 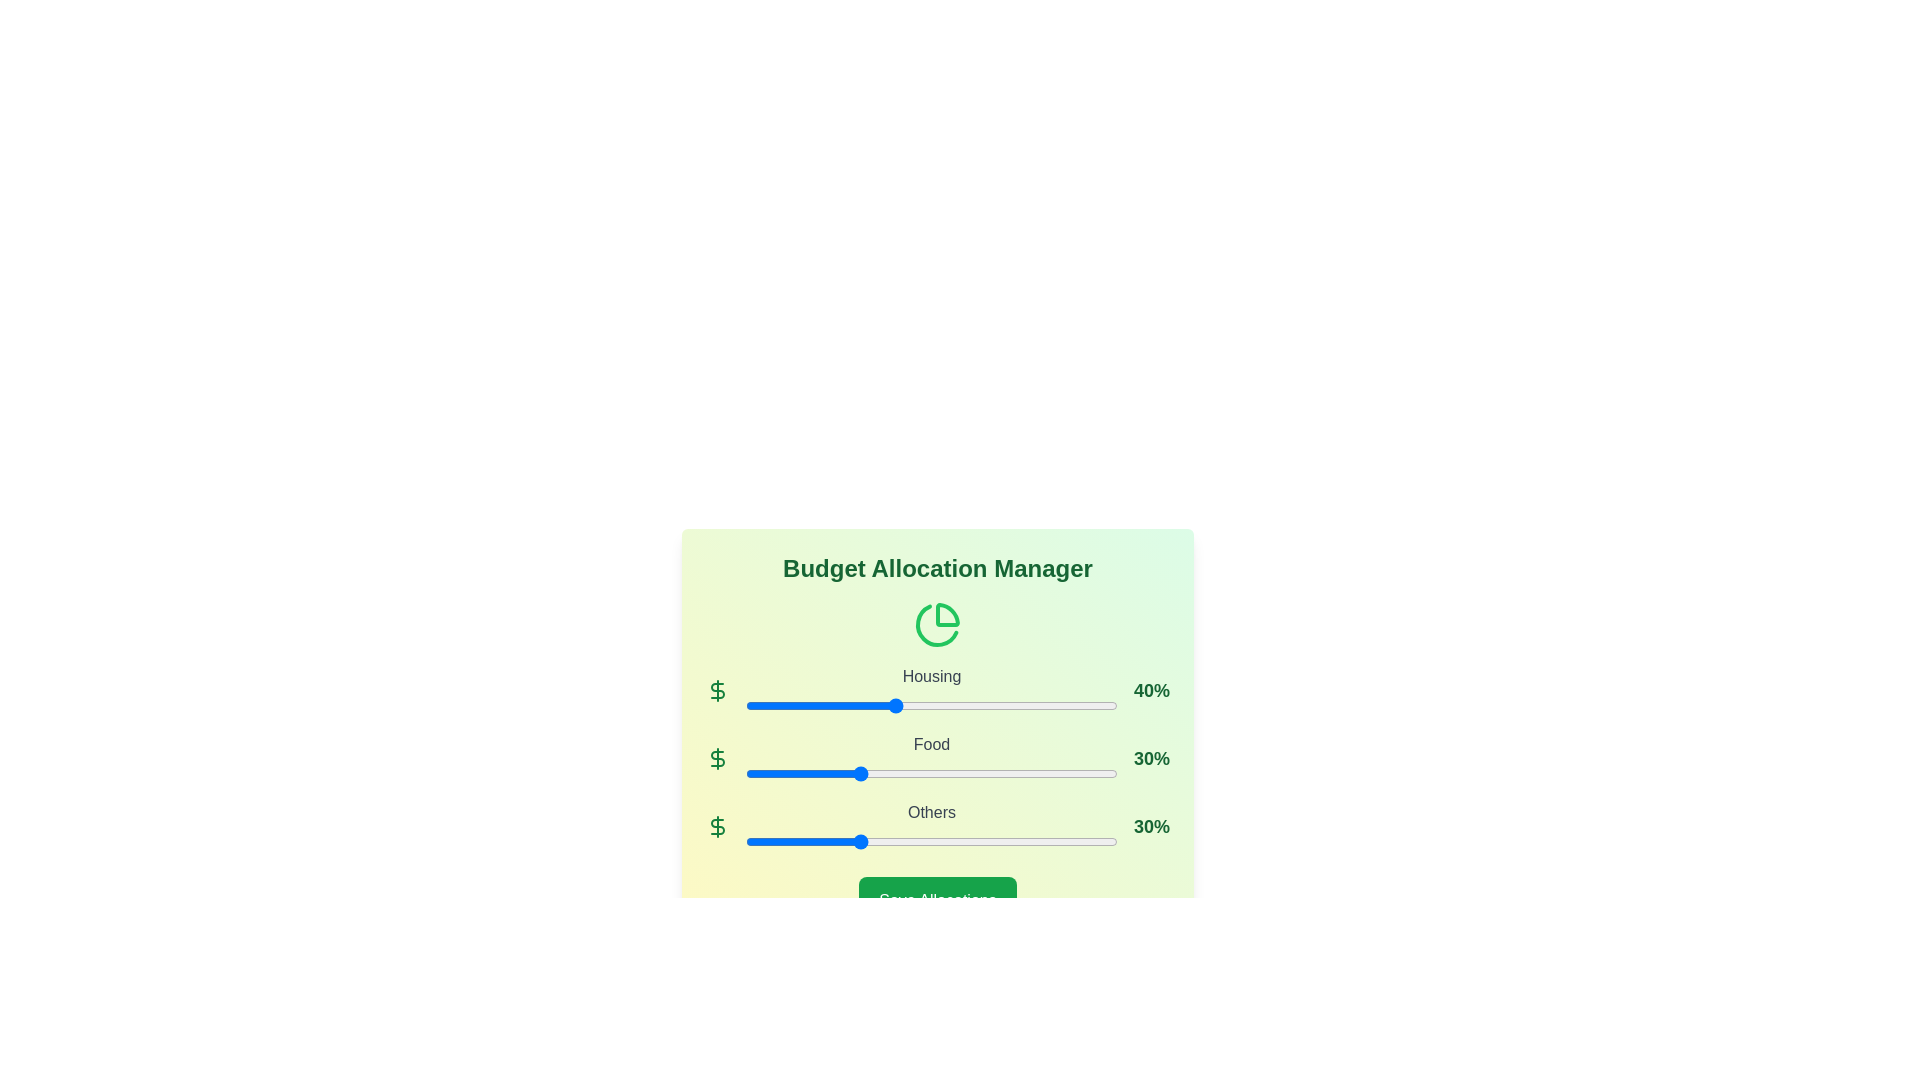 What do you see at coordinates (824, 841) in the screenshot?
I see `the 'Others' slider to 21%` at bounding box center [824, 841].